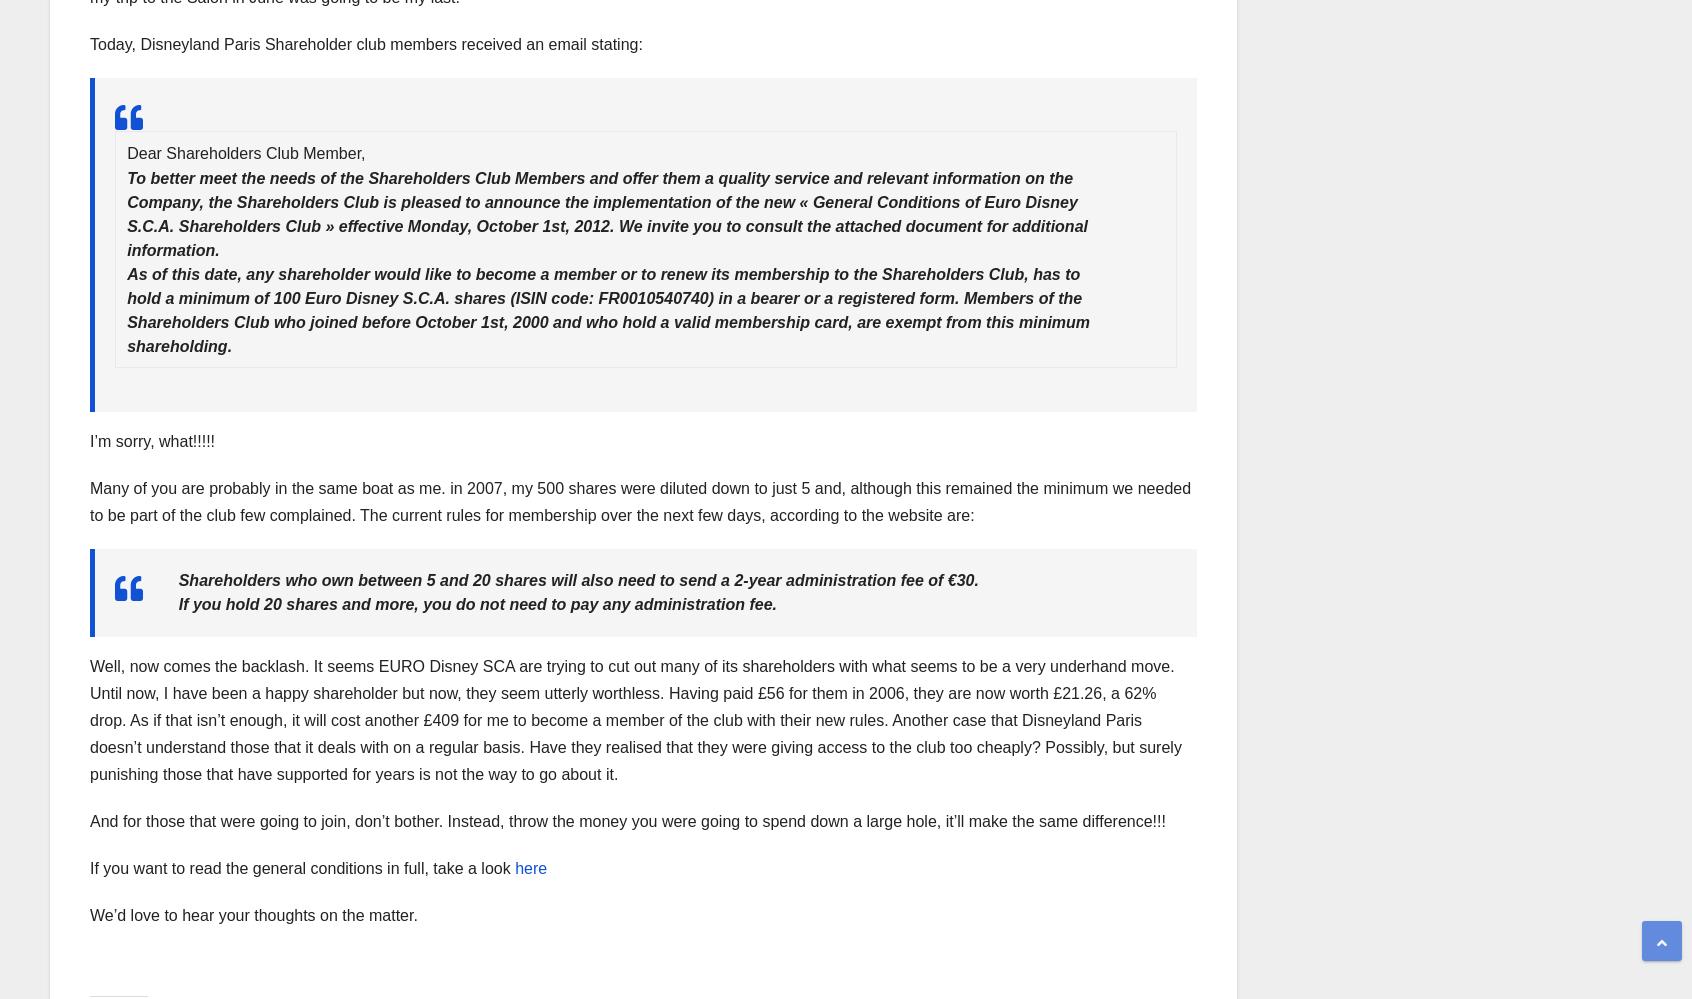 The width and height of the screenshot is (1692, 999). I want to click on 'here', so click(530, 867).